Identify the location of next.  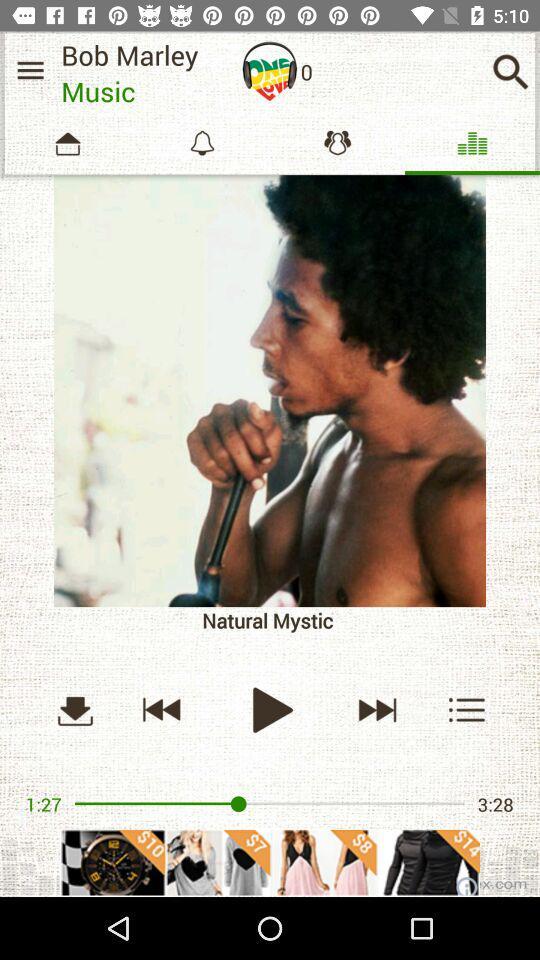
(376, 709).